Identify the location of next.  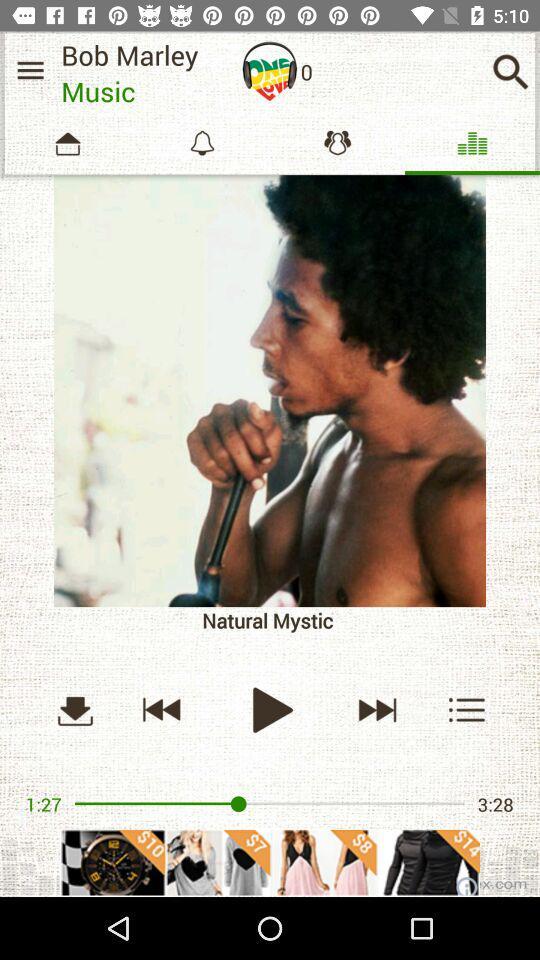
(376, 709).